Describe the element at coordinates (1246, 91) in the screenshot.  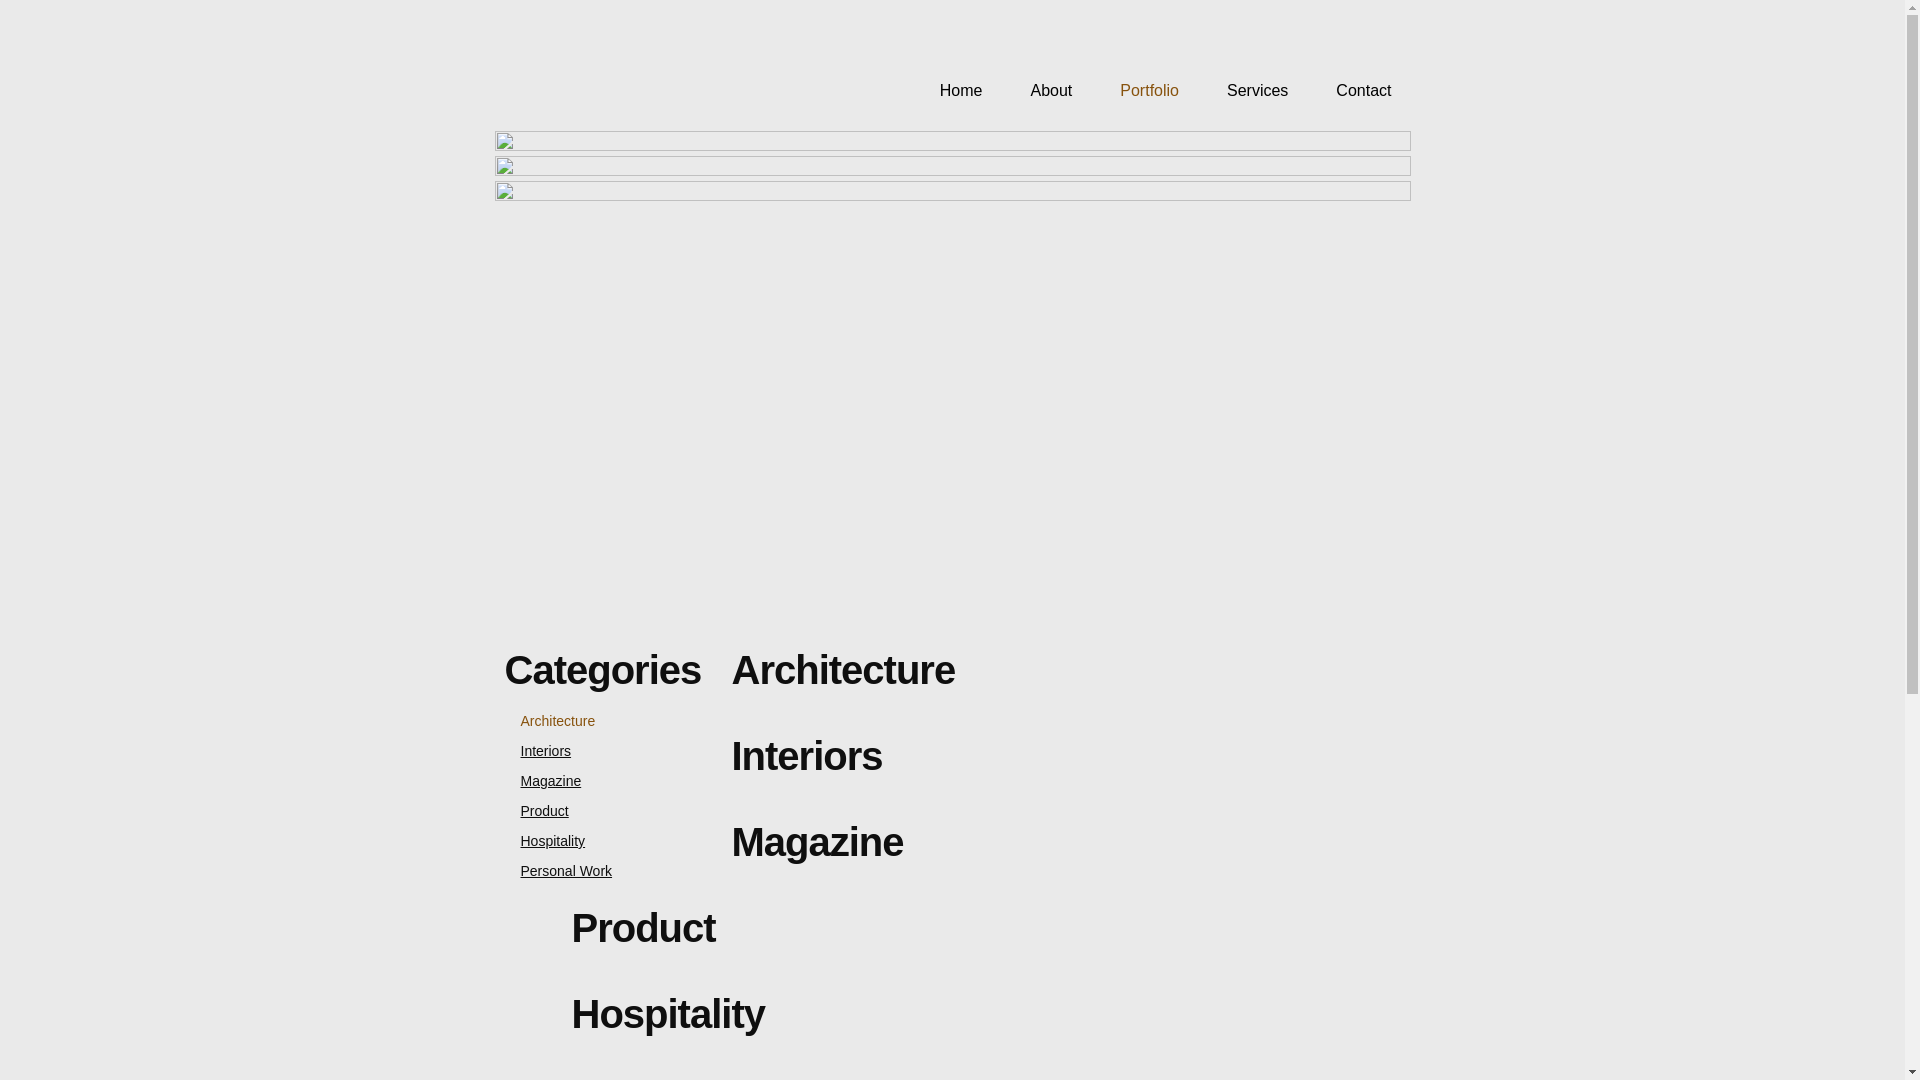
I see `'Services'` at that location.